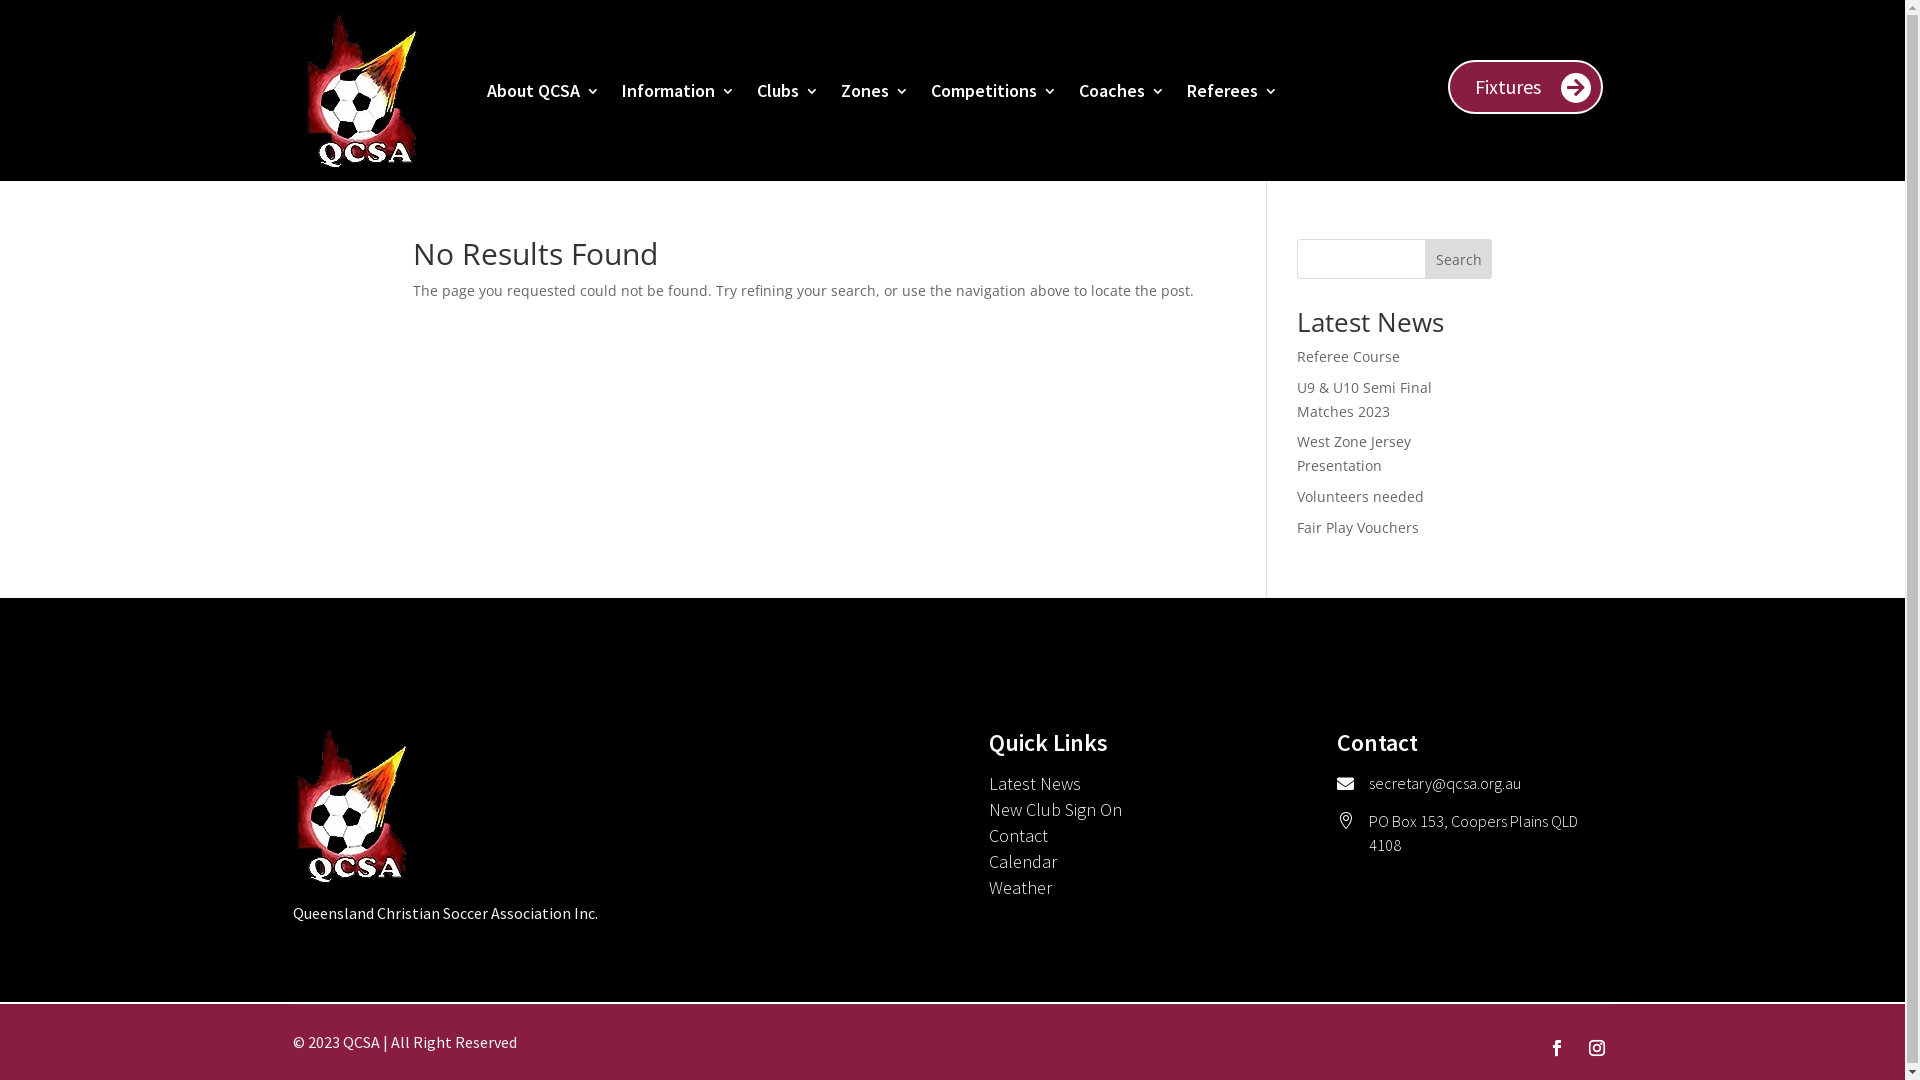 This screenshot has width=1920, height=1080. I want to click on 'About QCSA', so click(542, 90).